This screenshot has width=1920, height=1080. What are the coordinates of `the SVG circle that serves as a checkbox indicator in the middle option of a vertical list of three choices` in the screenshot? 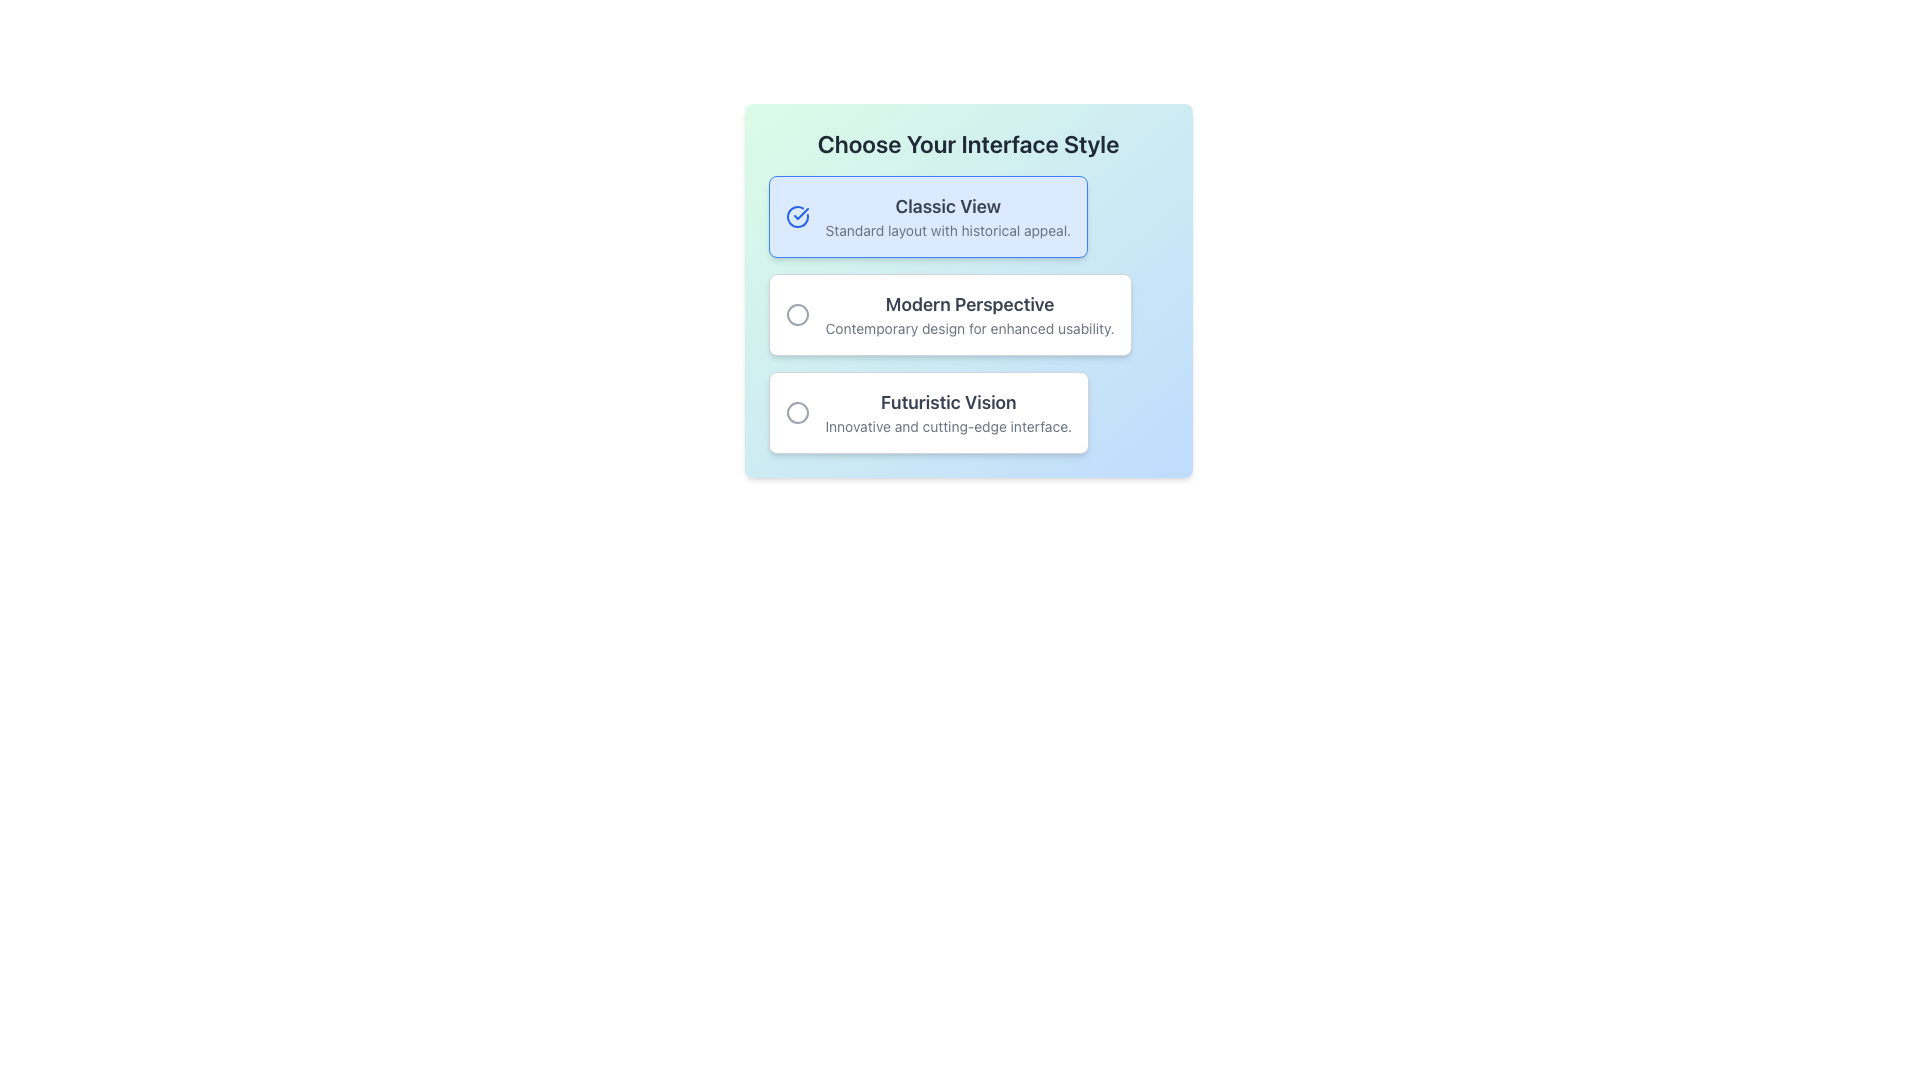 It's located at (796, 315).